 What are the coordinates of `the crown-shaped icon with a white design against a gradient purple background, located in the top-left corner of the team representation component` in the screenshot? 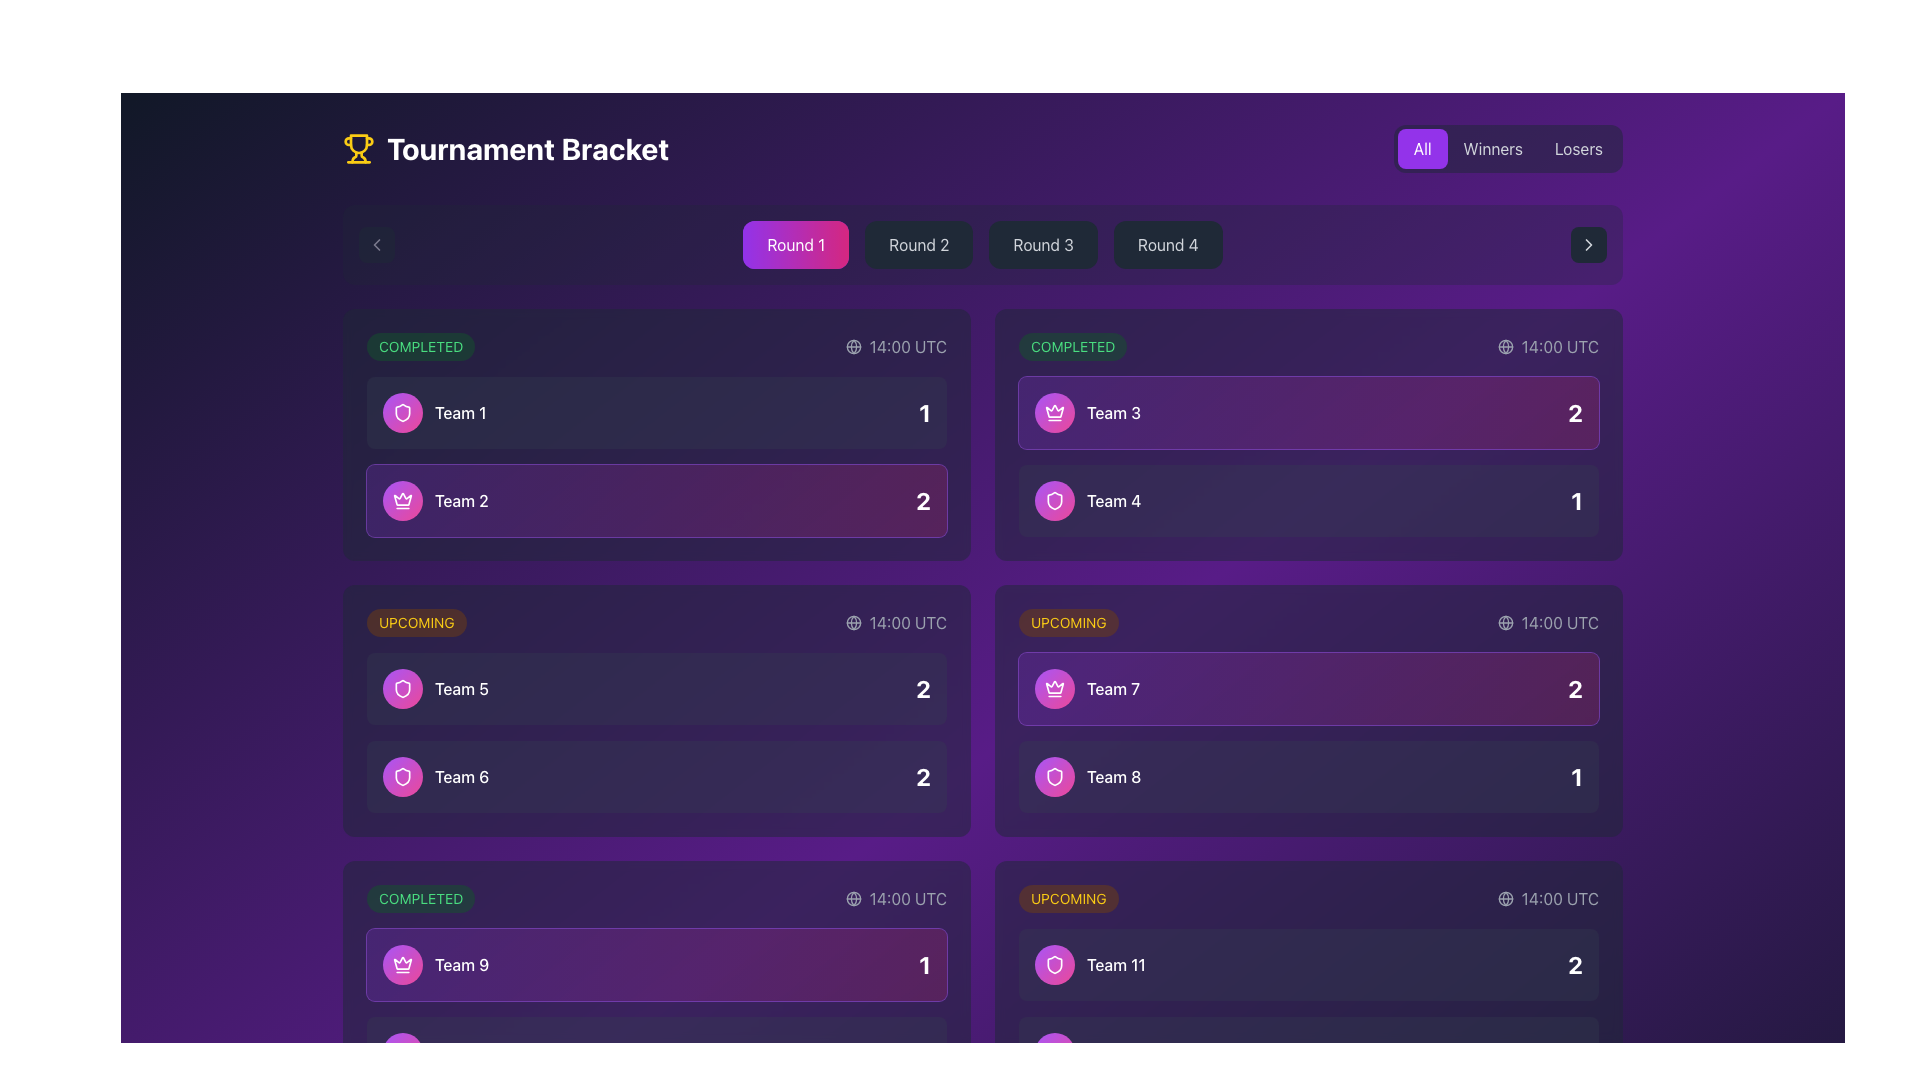 It's located at (1054, 411).